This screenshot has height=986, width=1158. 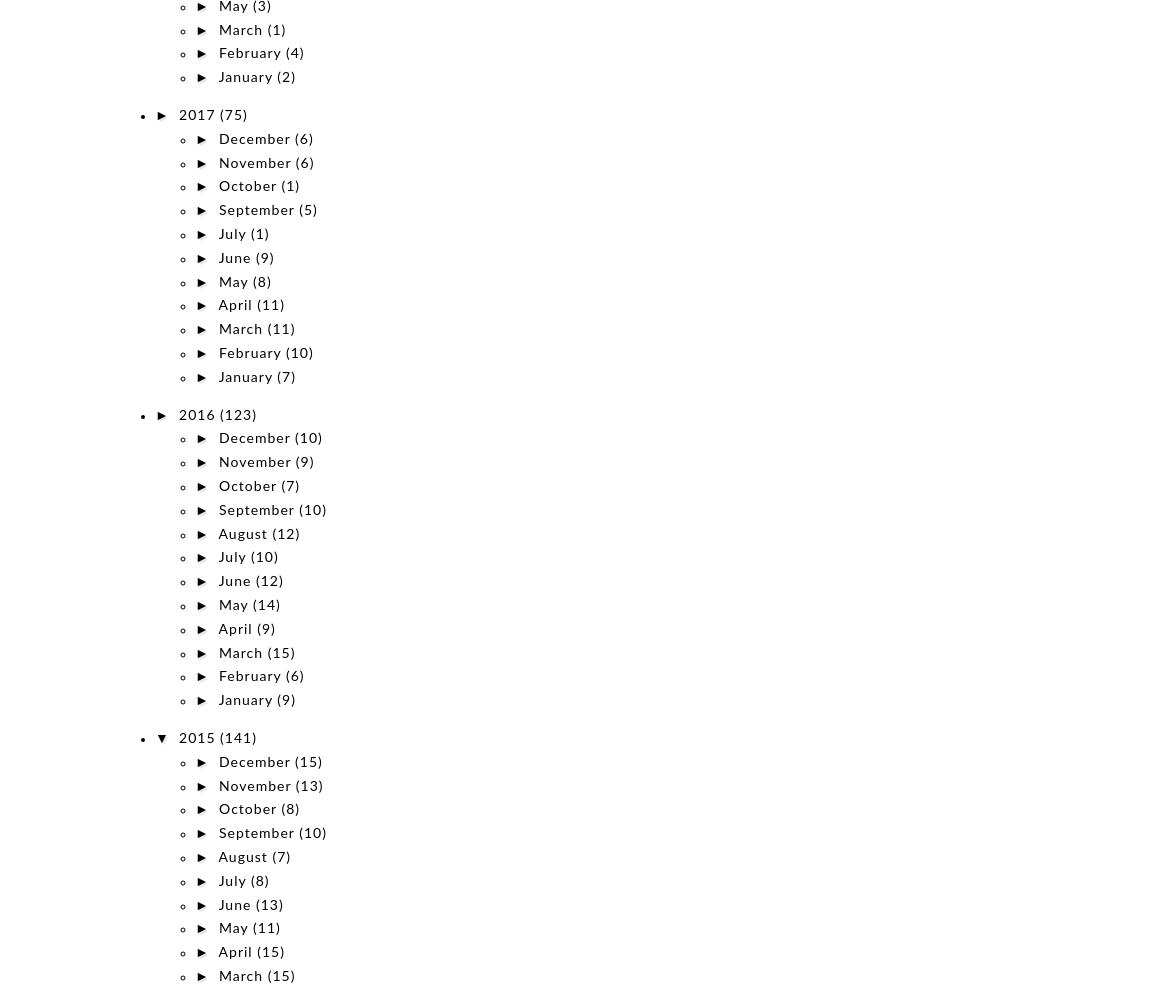 What do you see at coordinates (308, 210) in the screenshot?
I see `'(5)'` at bounding box center [308, 210].